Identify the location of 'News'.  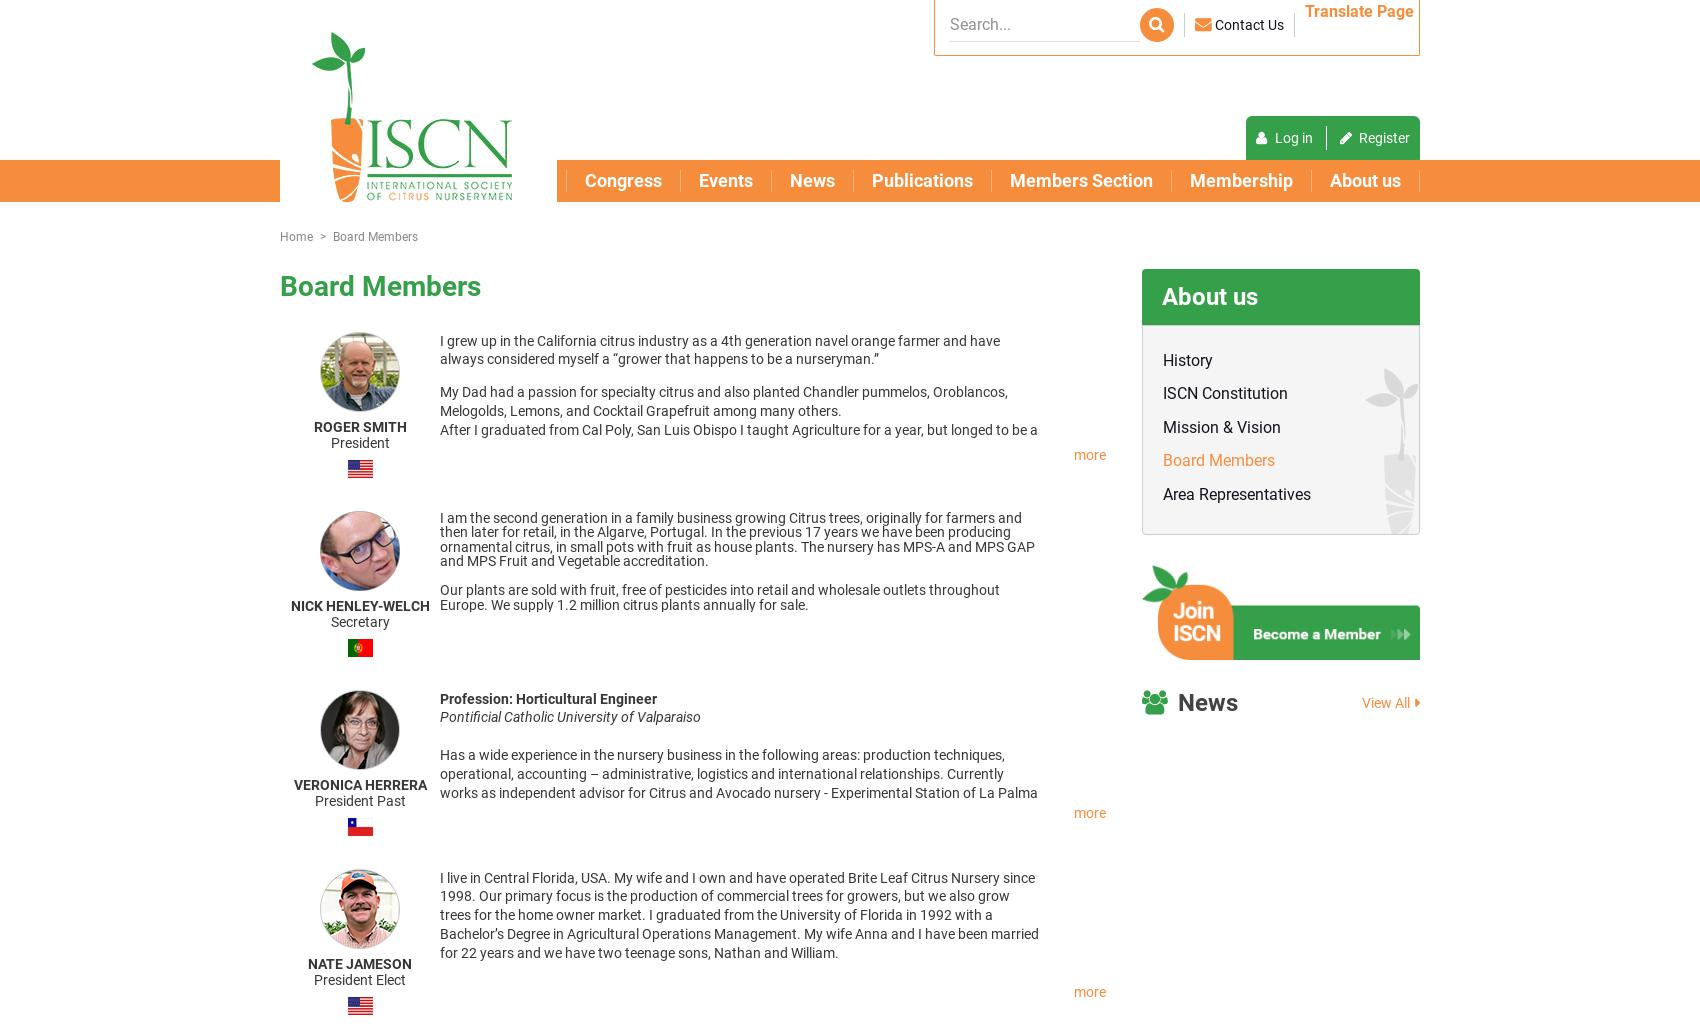
(1207, 700).